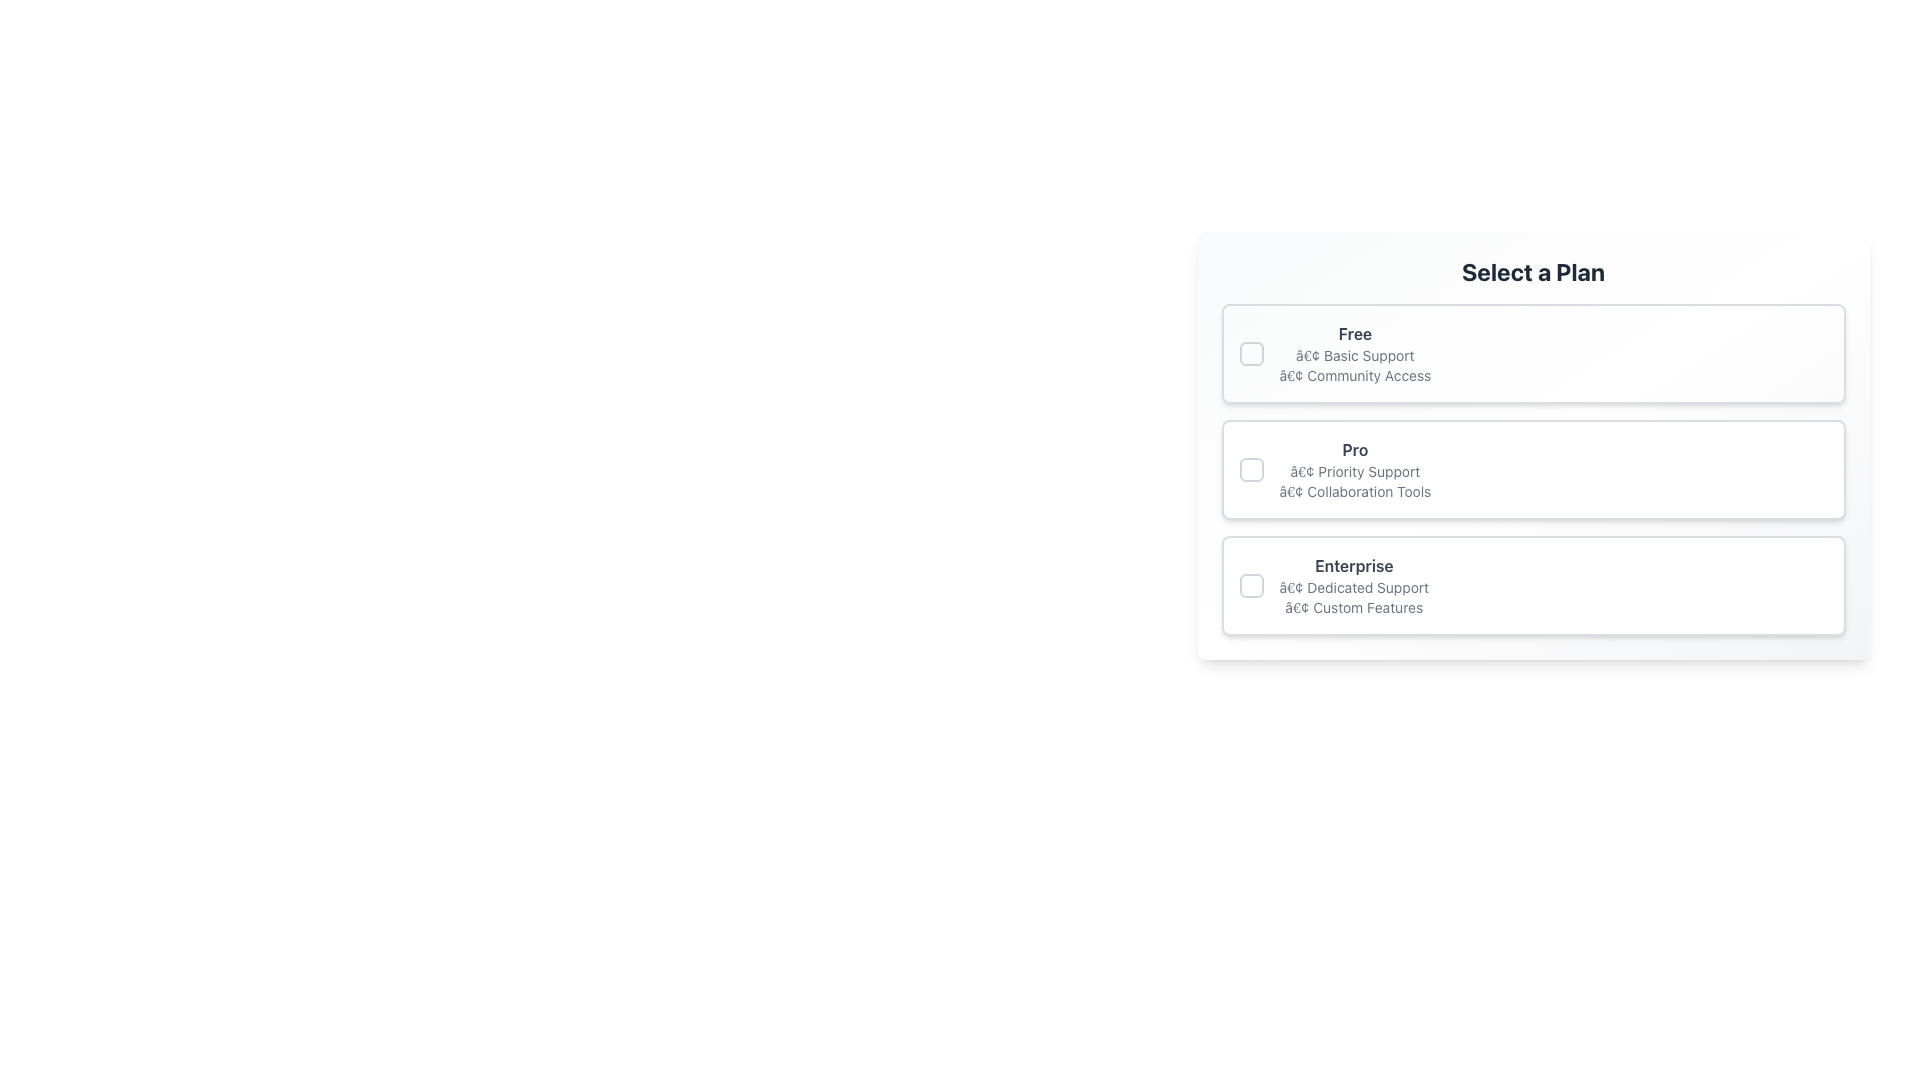 This screenshot has width=1920, height=1080. What do you see at coordinates (1354, 596) in the screenshot?
I see `the textual component containing the bullet points '• Dedicated Support' and '• Custom Features' within the 'Enterprise' plan card` at bounding box center [1354, 596].